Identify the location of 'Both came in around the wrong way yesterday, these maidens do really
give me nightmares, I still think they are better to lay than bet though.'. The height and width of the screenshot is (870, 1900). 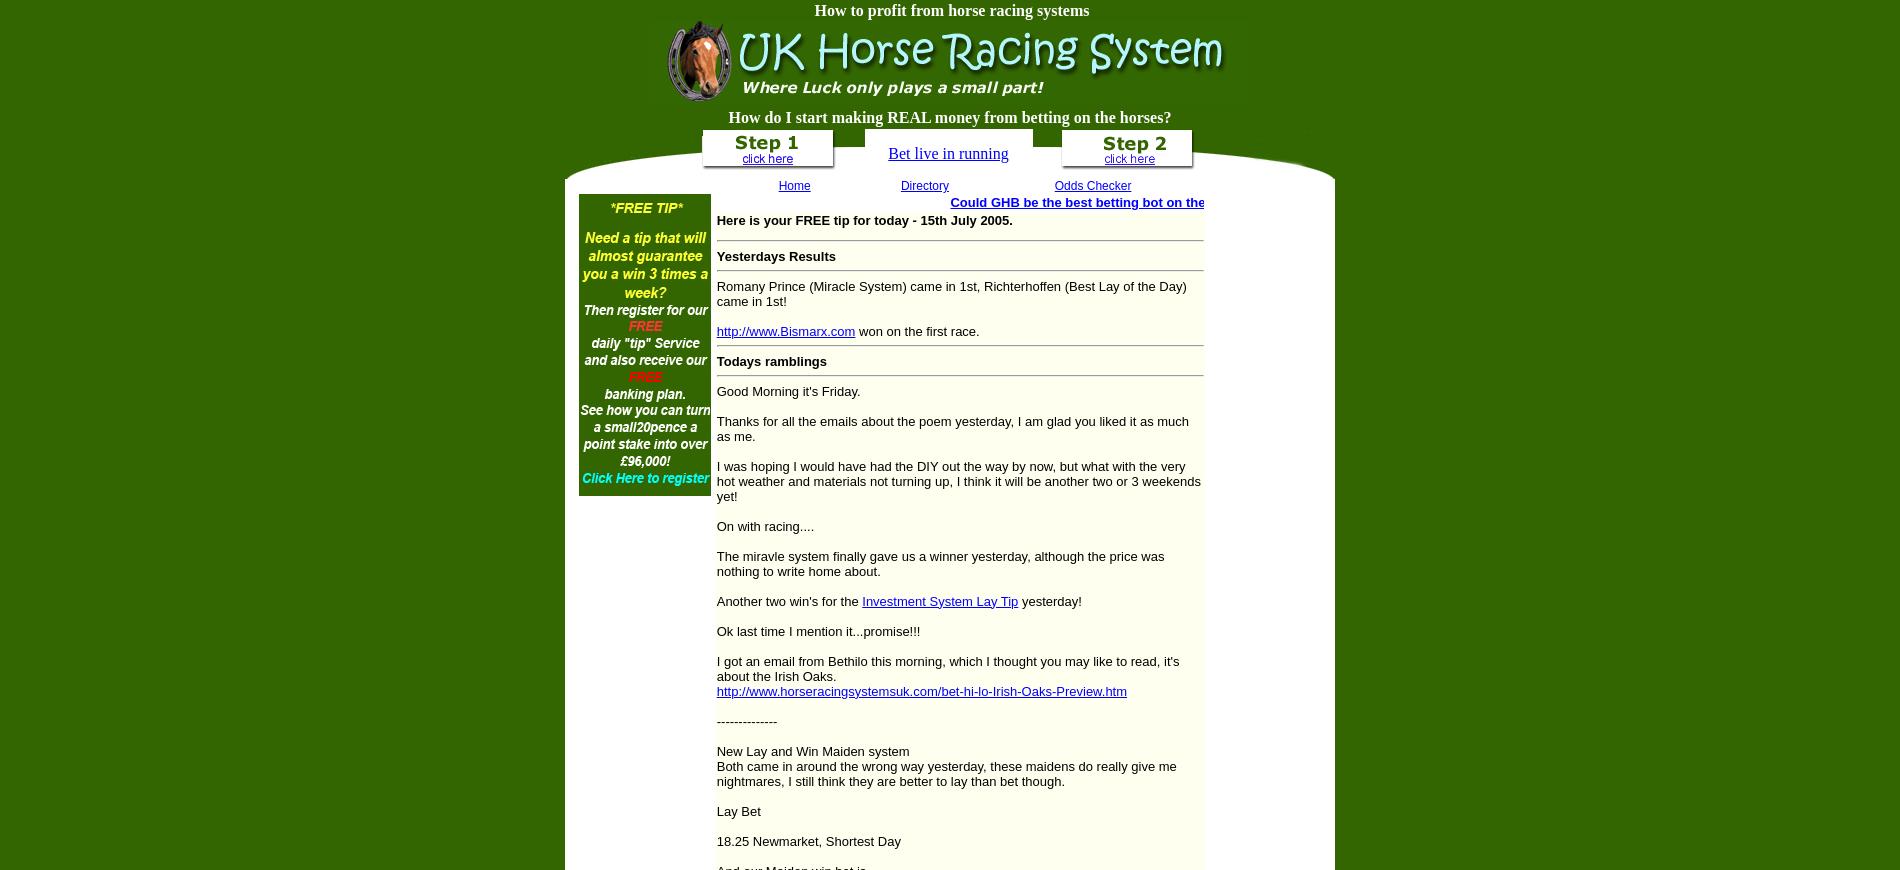
(945, 772).